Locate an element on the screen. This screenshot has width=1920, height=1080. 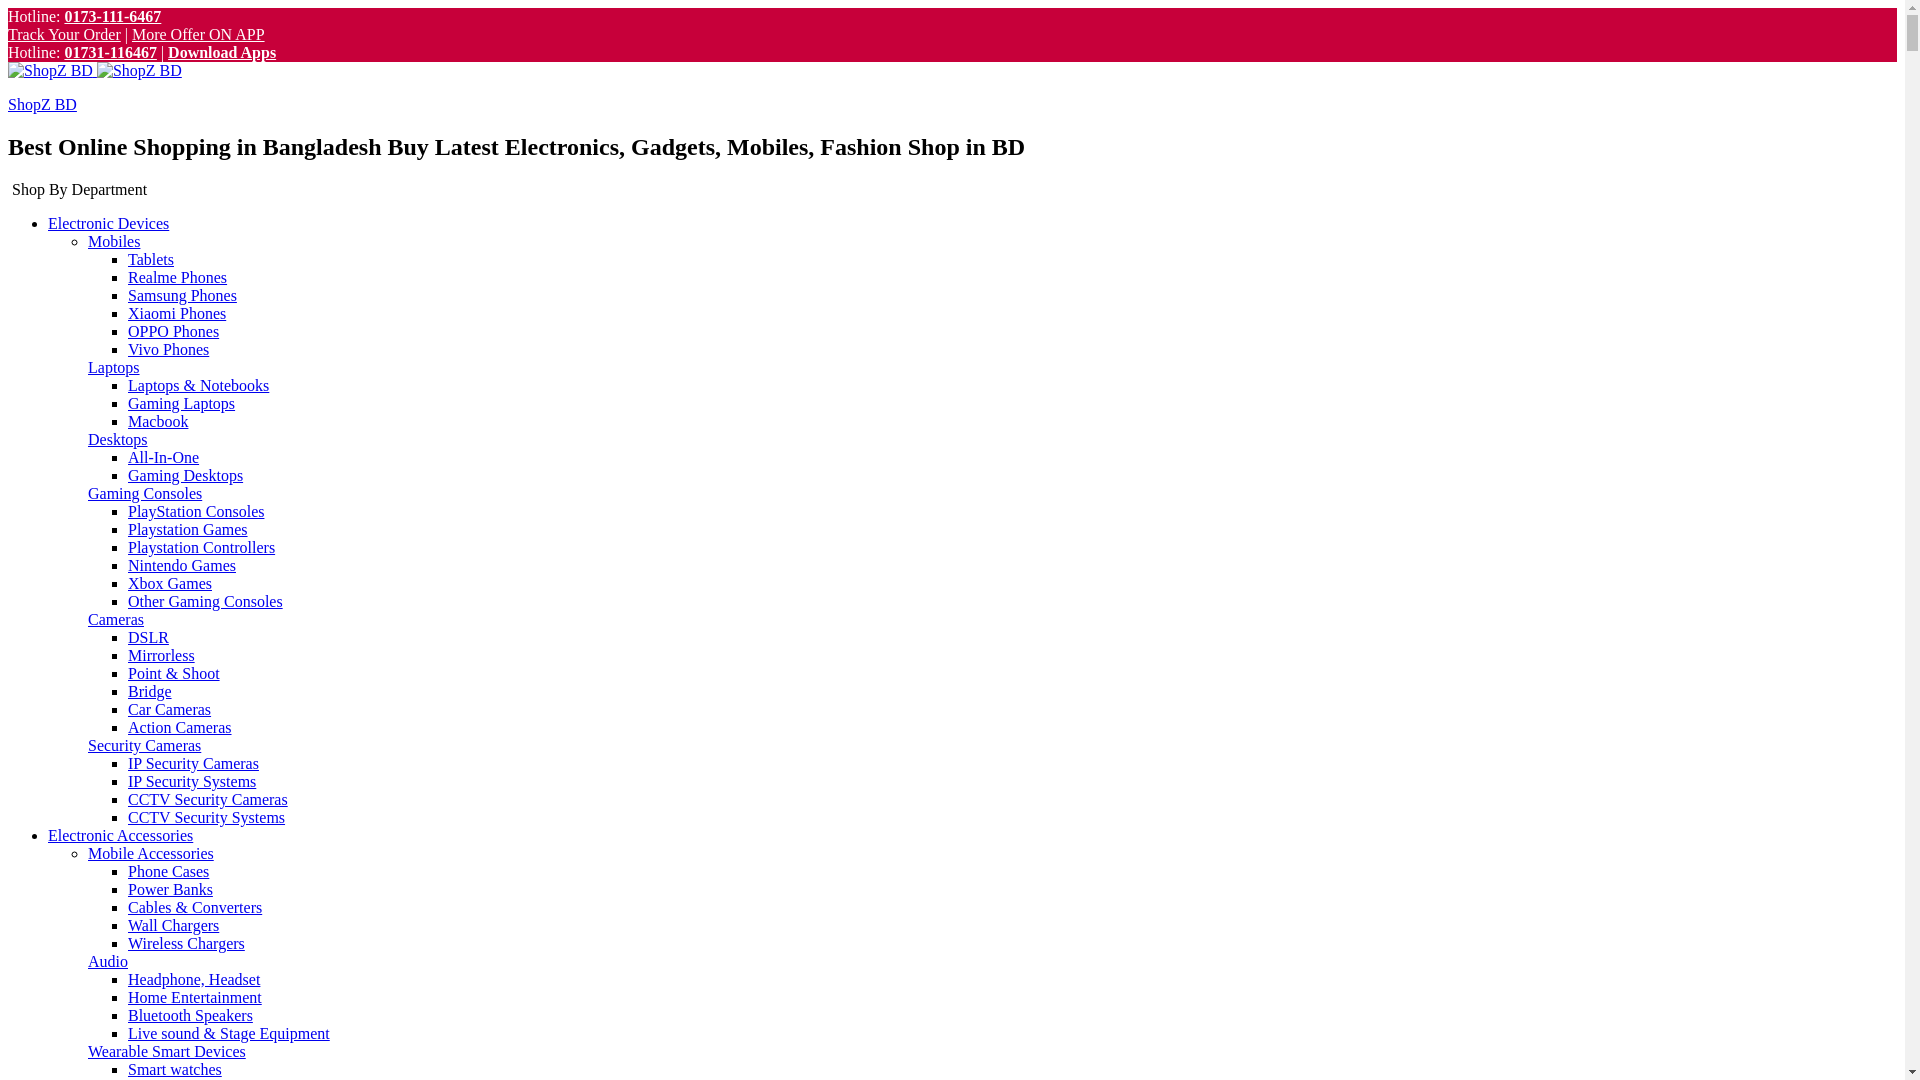
'Wall Chargers' is located at coordinates (173, 925).